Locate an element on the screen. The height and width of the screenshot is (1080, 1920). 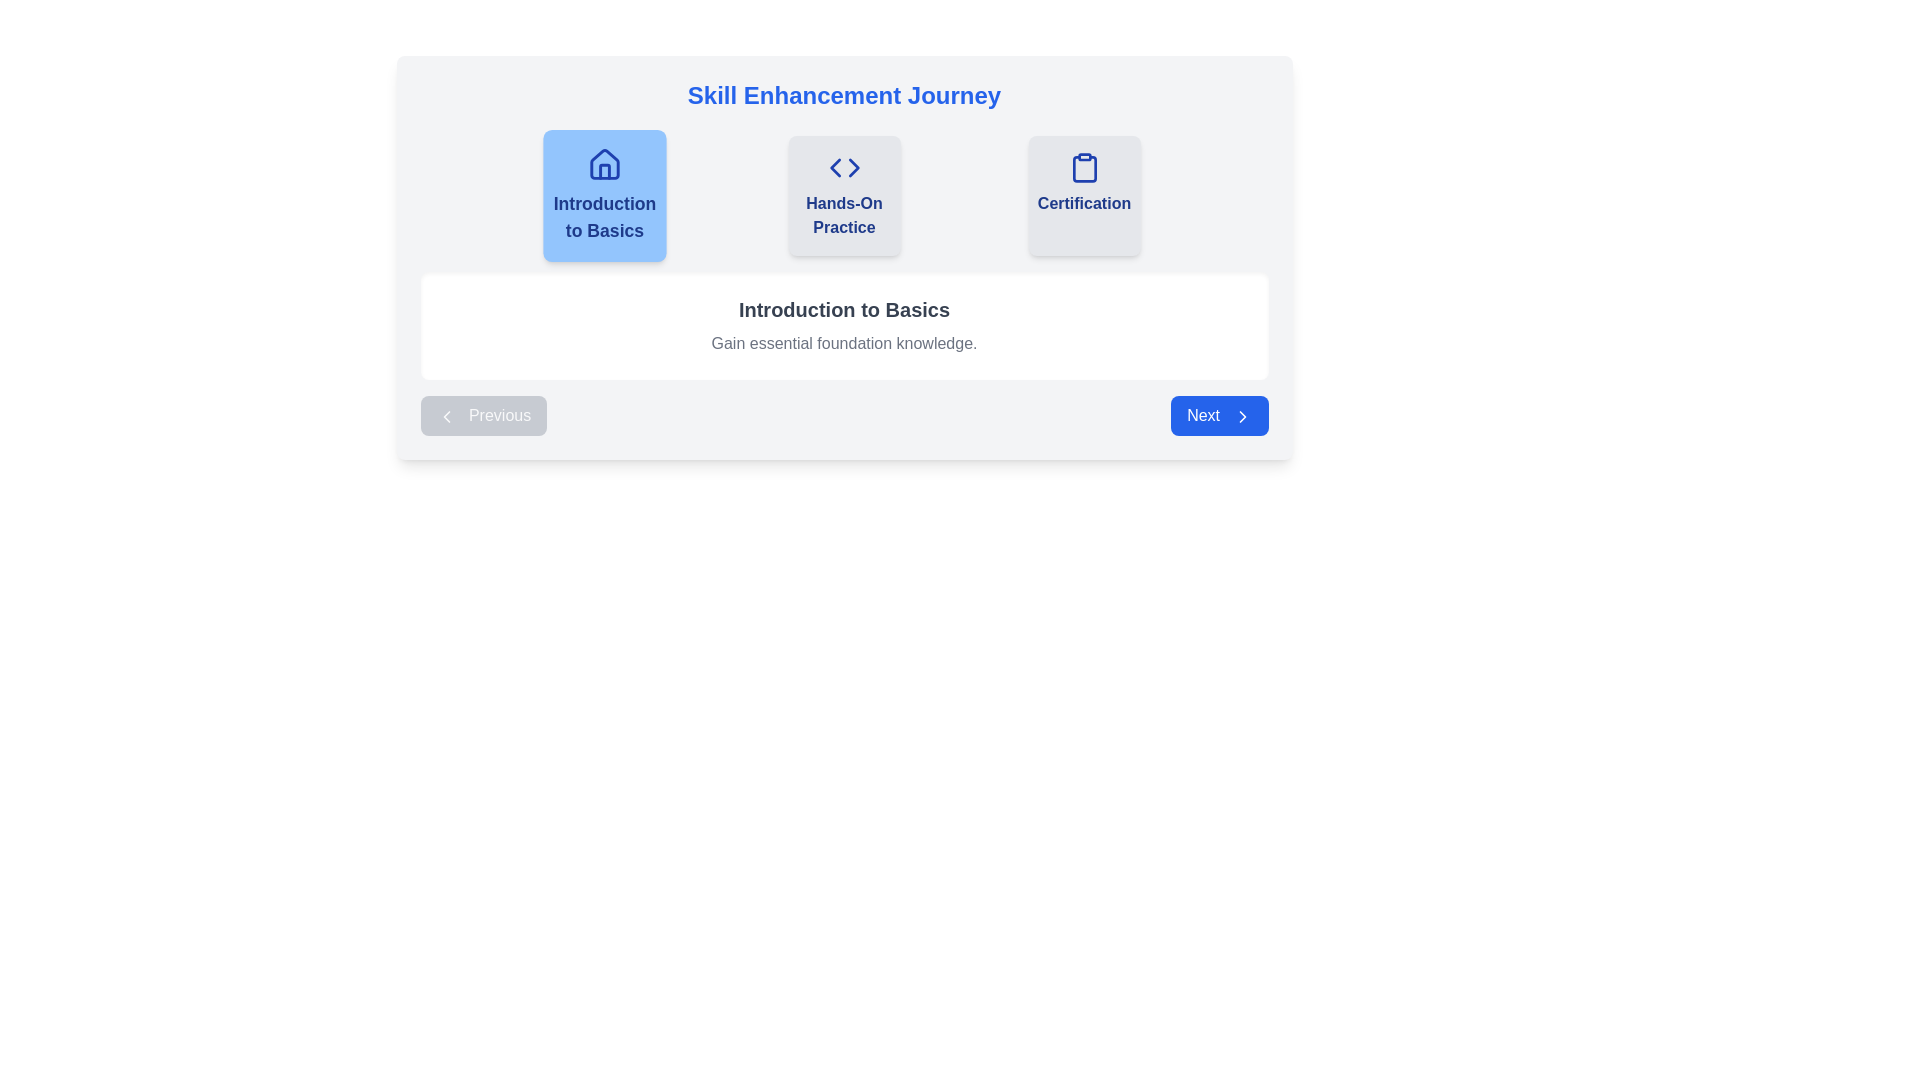
the 'Certification' icon located at the top center of the 'Certification' card, which is the third card in a row of three options is located at coordinates (1083, 167).